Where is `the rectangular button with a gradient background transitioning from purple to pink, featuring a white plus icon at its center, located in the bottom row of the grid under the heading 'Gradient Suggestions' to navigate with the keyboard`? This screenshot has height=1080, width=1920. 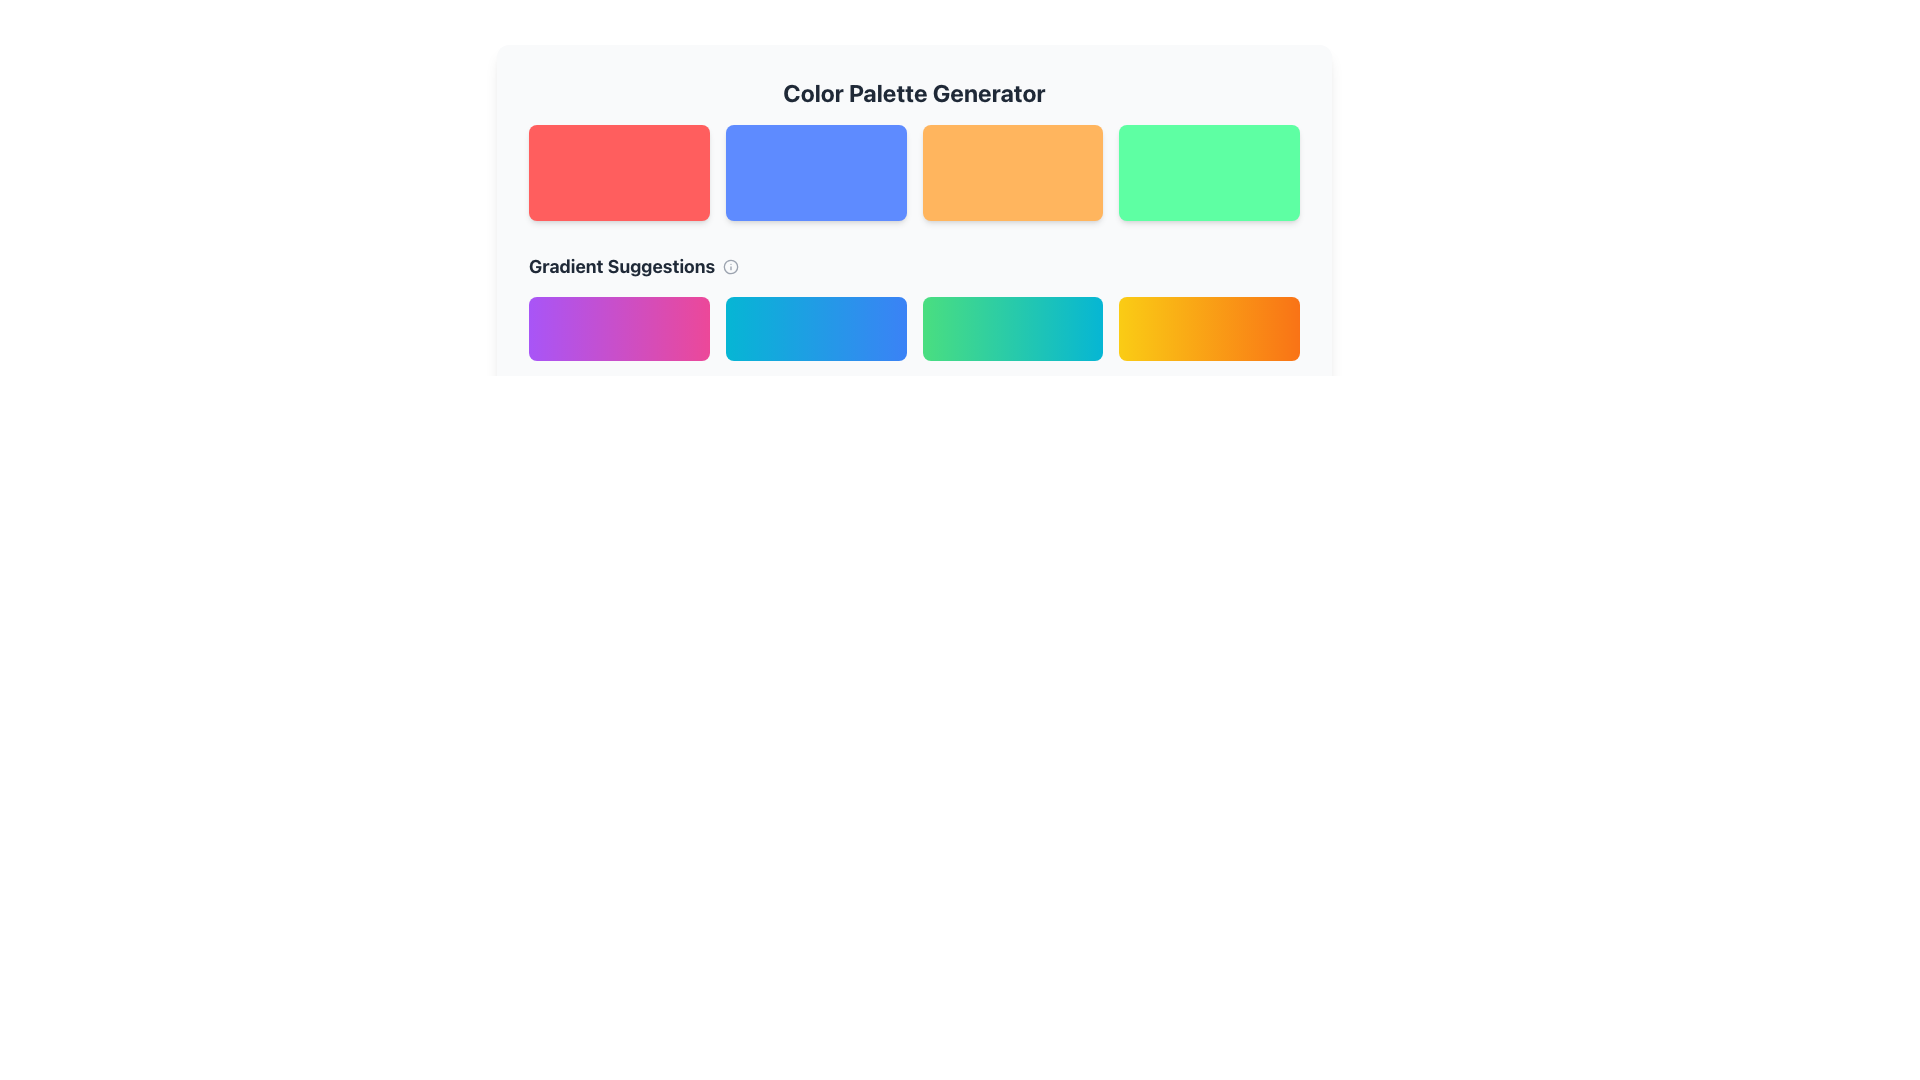 the rectangular button with a gradient background transitioning from purple to pink, featuring a white plus icon at its center, located in the bottom row of the grid under the heading 'Gradient Suggestions' to navigate with the keyboard is located at coordinates (618, 327).